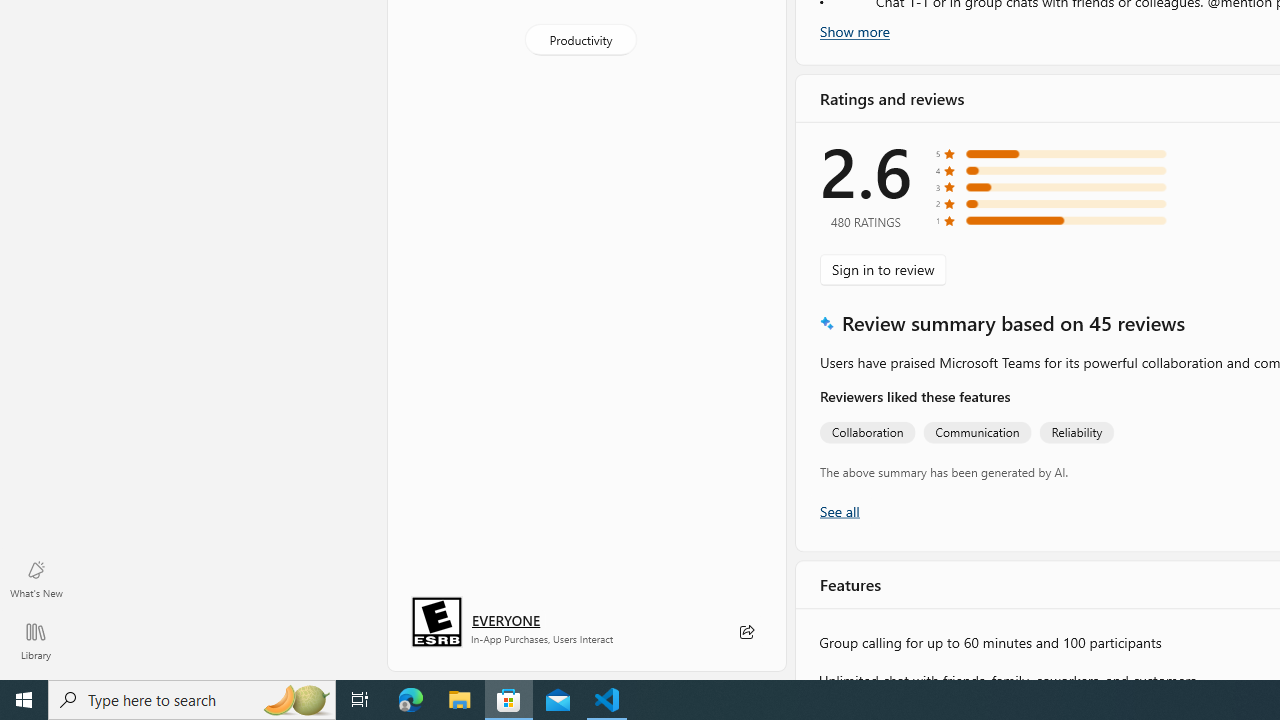 Image resolution: width=1280 pixels, height=720 pixels. What do you see at coordinates (506, 618) in the screenshot?
I see `'Age rating: EVERYONE. Click for more information.'` at bounding box center [506, 618].